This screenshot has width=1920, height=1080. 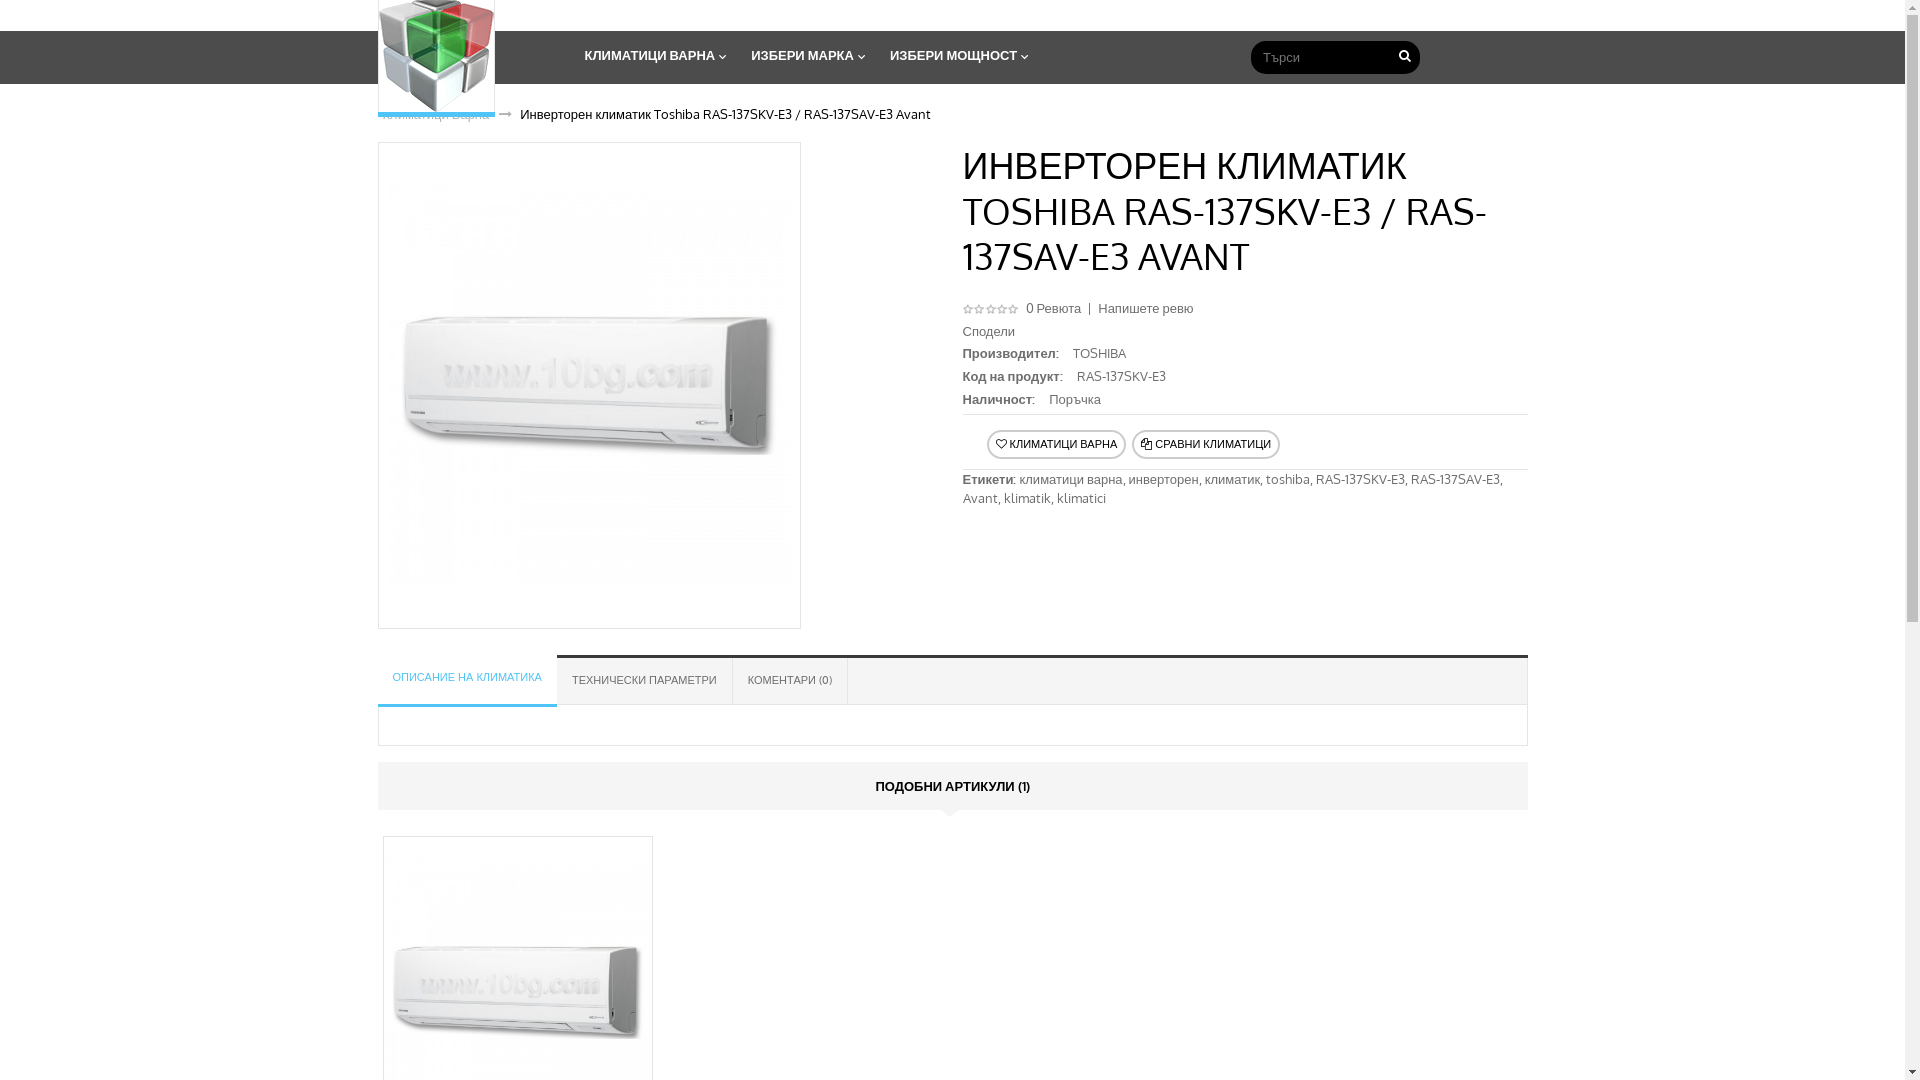 I want to click on 'RAS-137SKV-E3', so click(x=1360, y=478).